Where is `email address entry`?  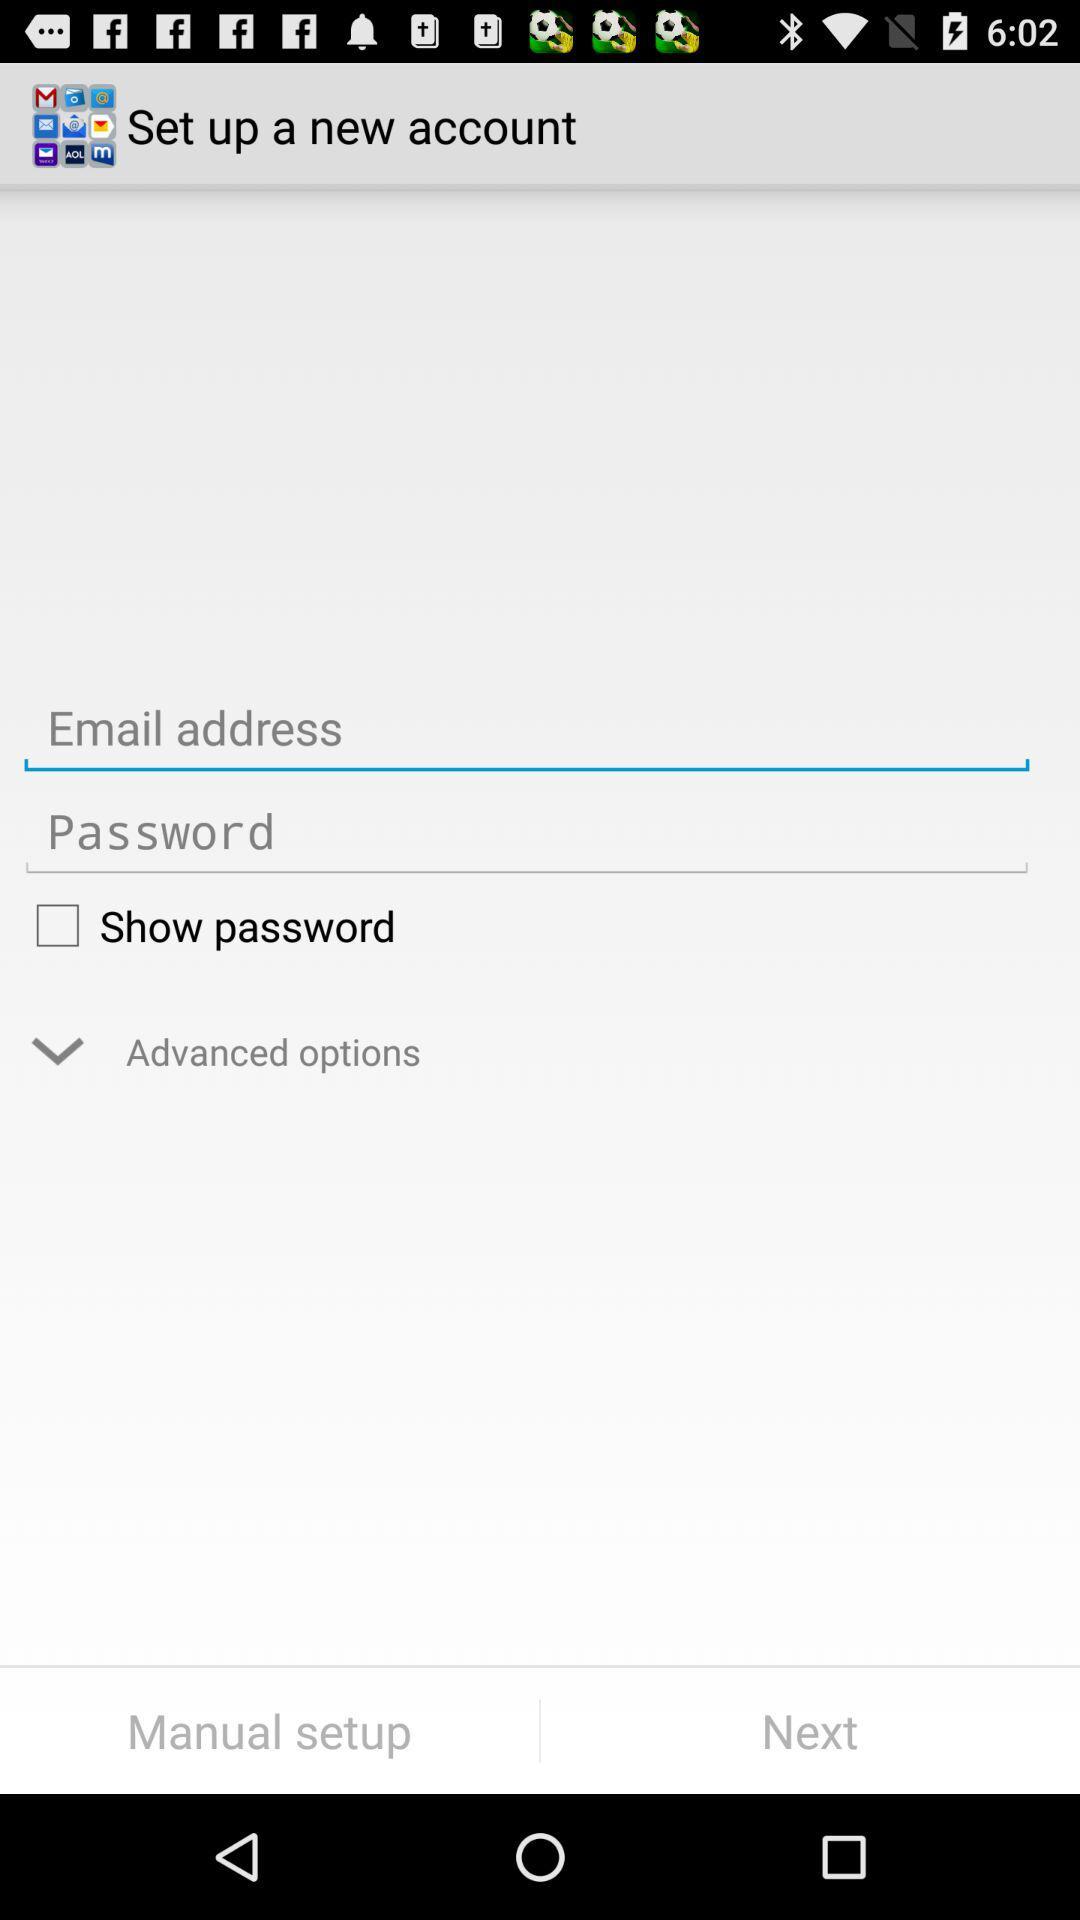
email address entry is located at coordinates (525, 727).